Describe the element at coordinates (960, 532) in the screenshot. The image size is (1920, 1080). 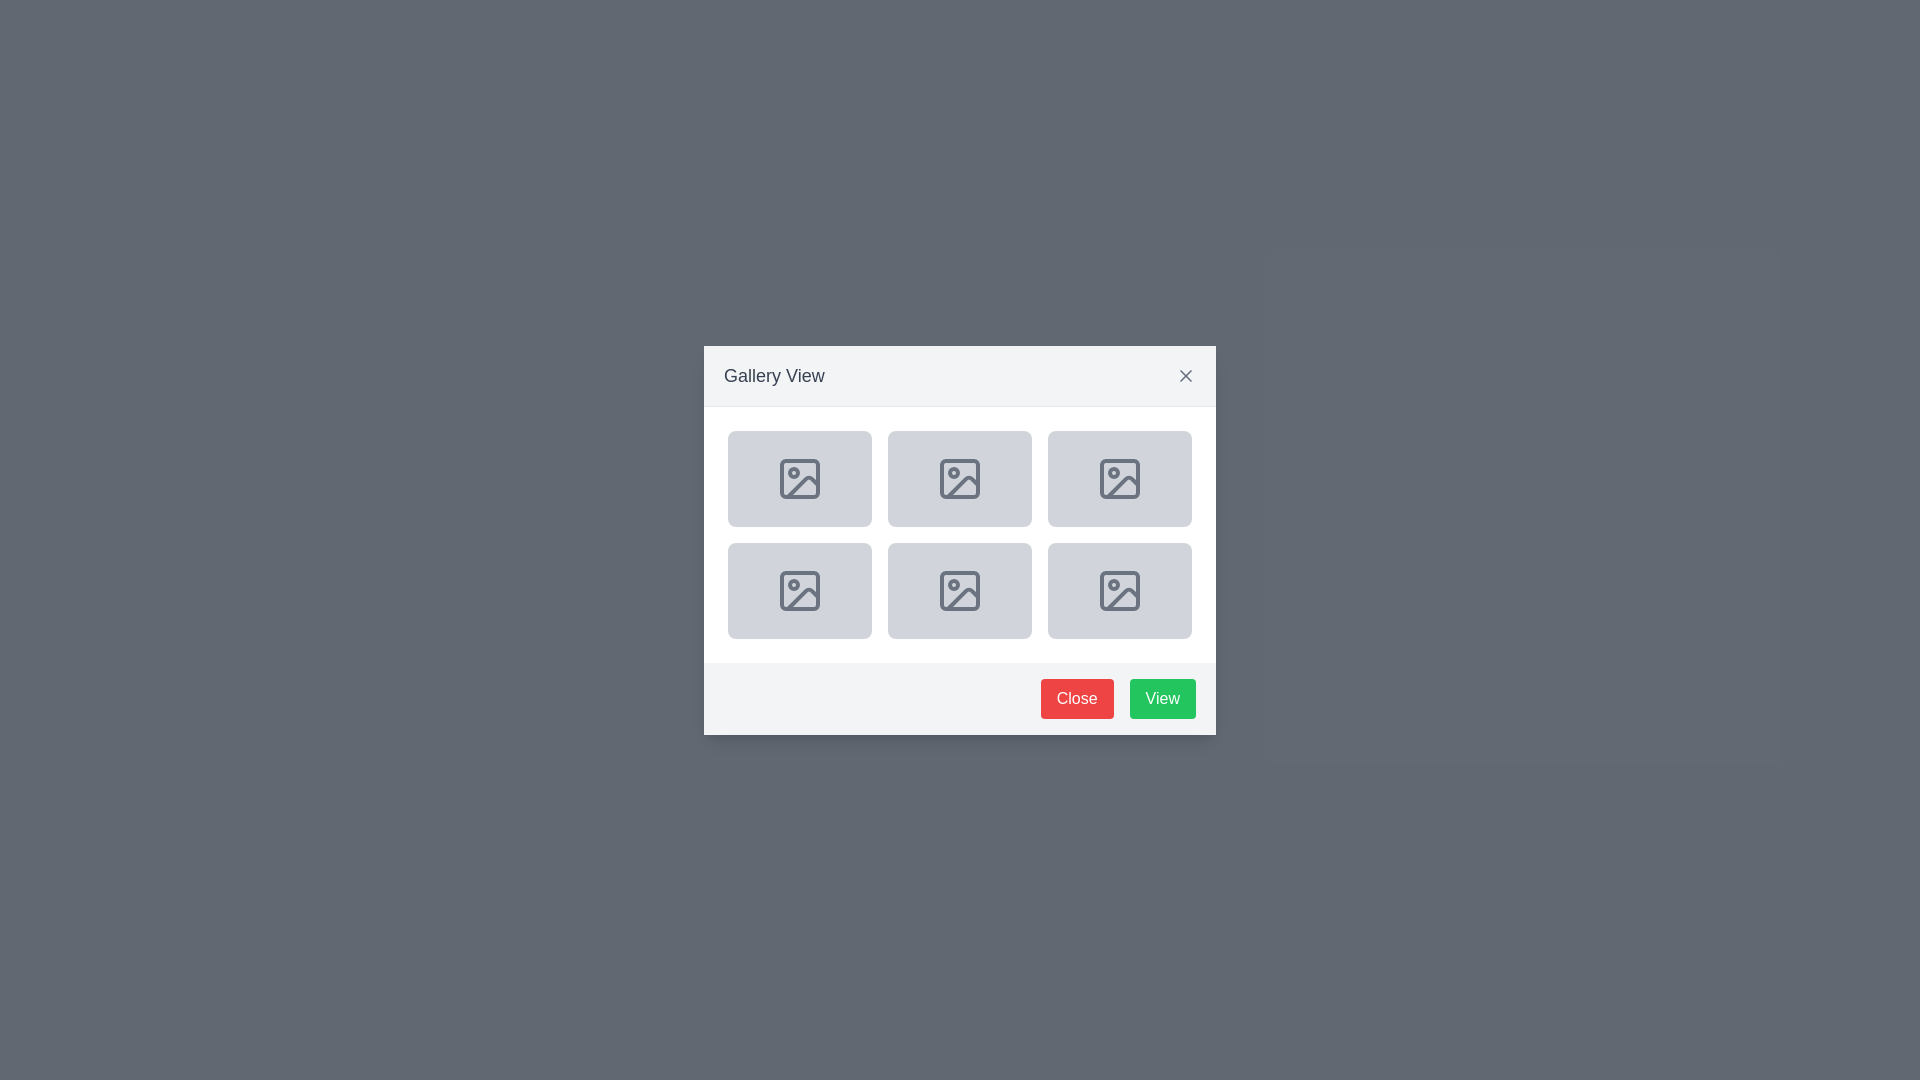
I see `the central grid element within the modal labeled 'Gallery View', which contains six rectangular cells with icons` at that location.